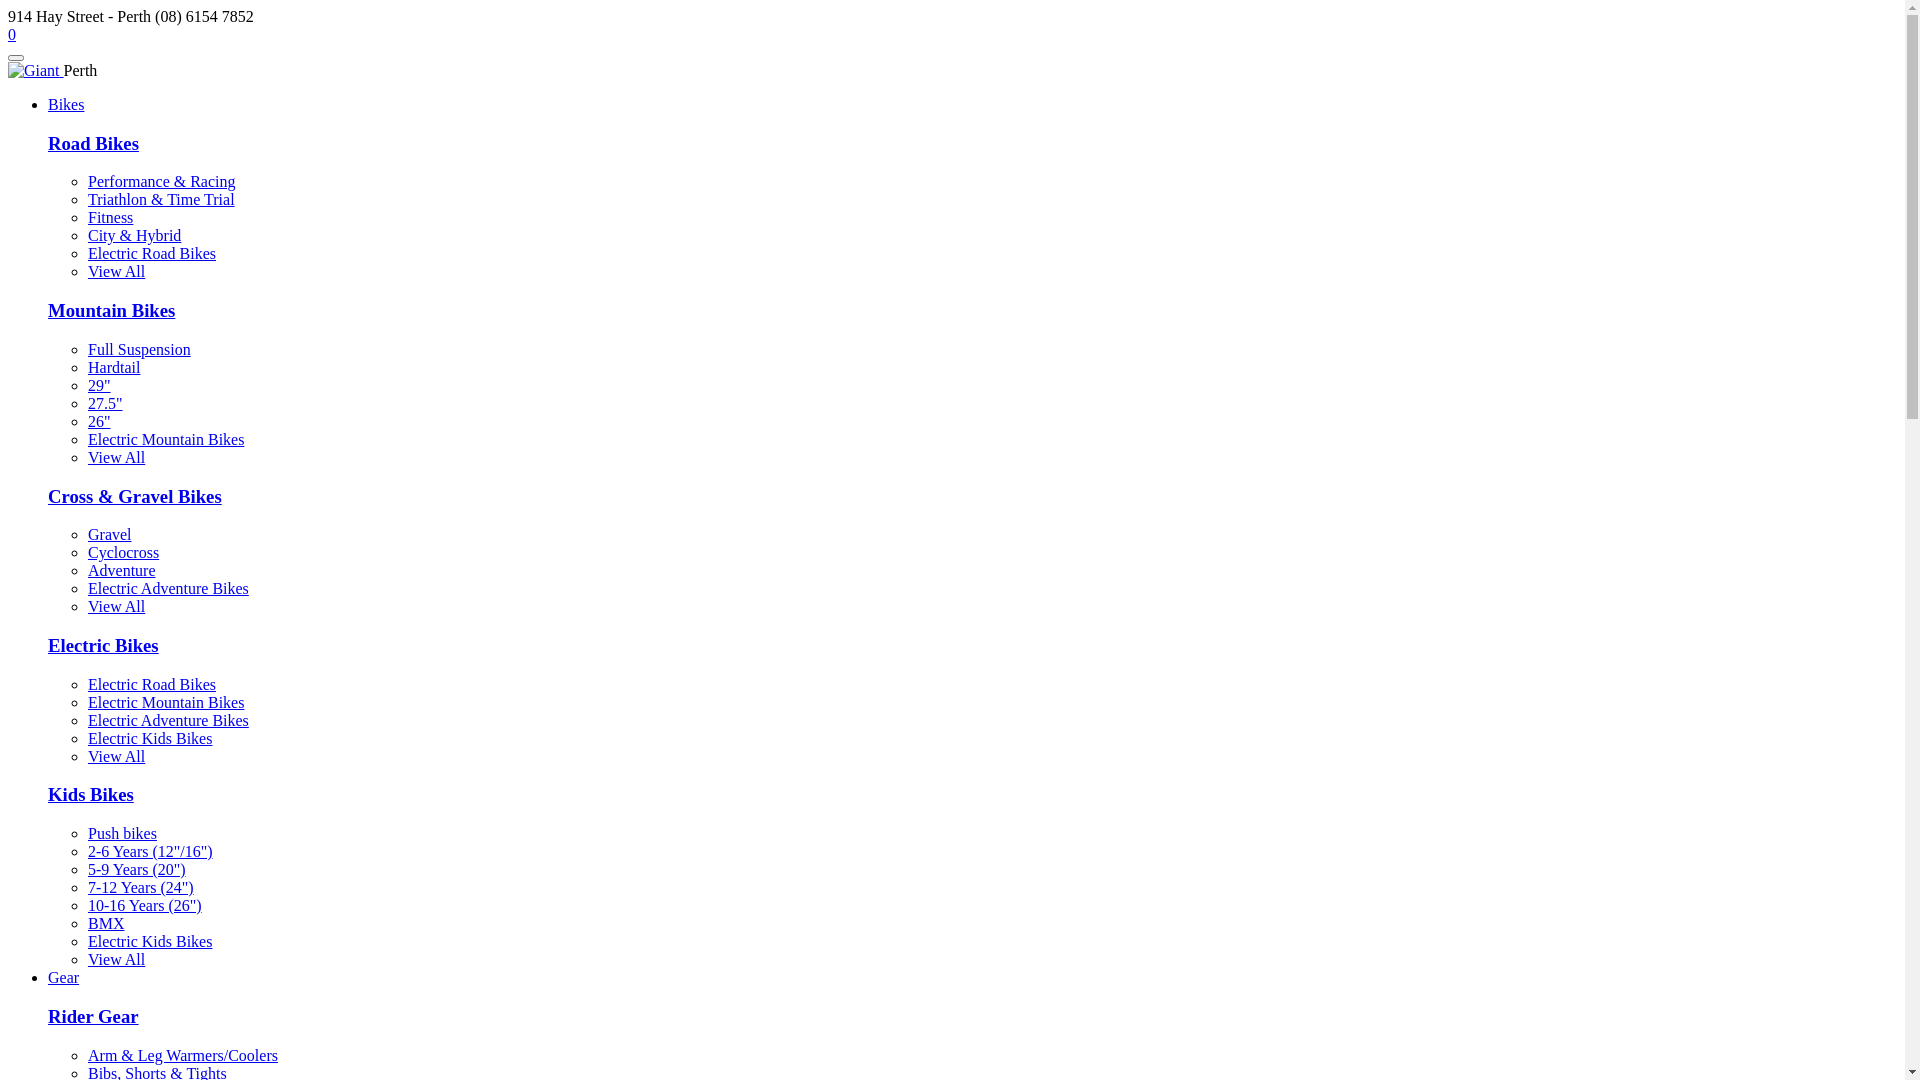 This screenshot has height=1080, width=1920. I want to click on 'Full Suspension', so click(86, 348).